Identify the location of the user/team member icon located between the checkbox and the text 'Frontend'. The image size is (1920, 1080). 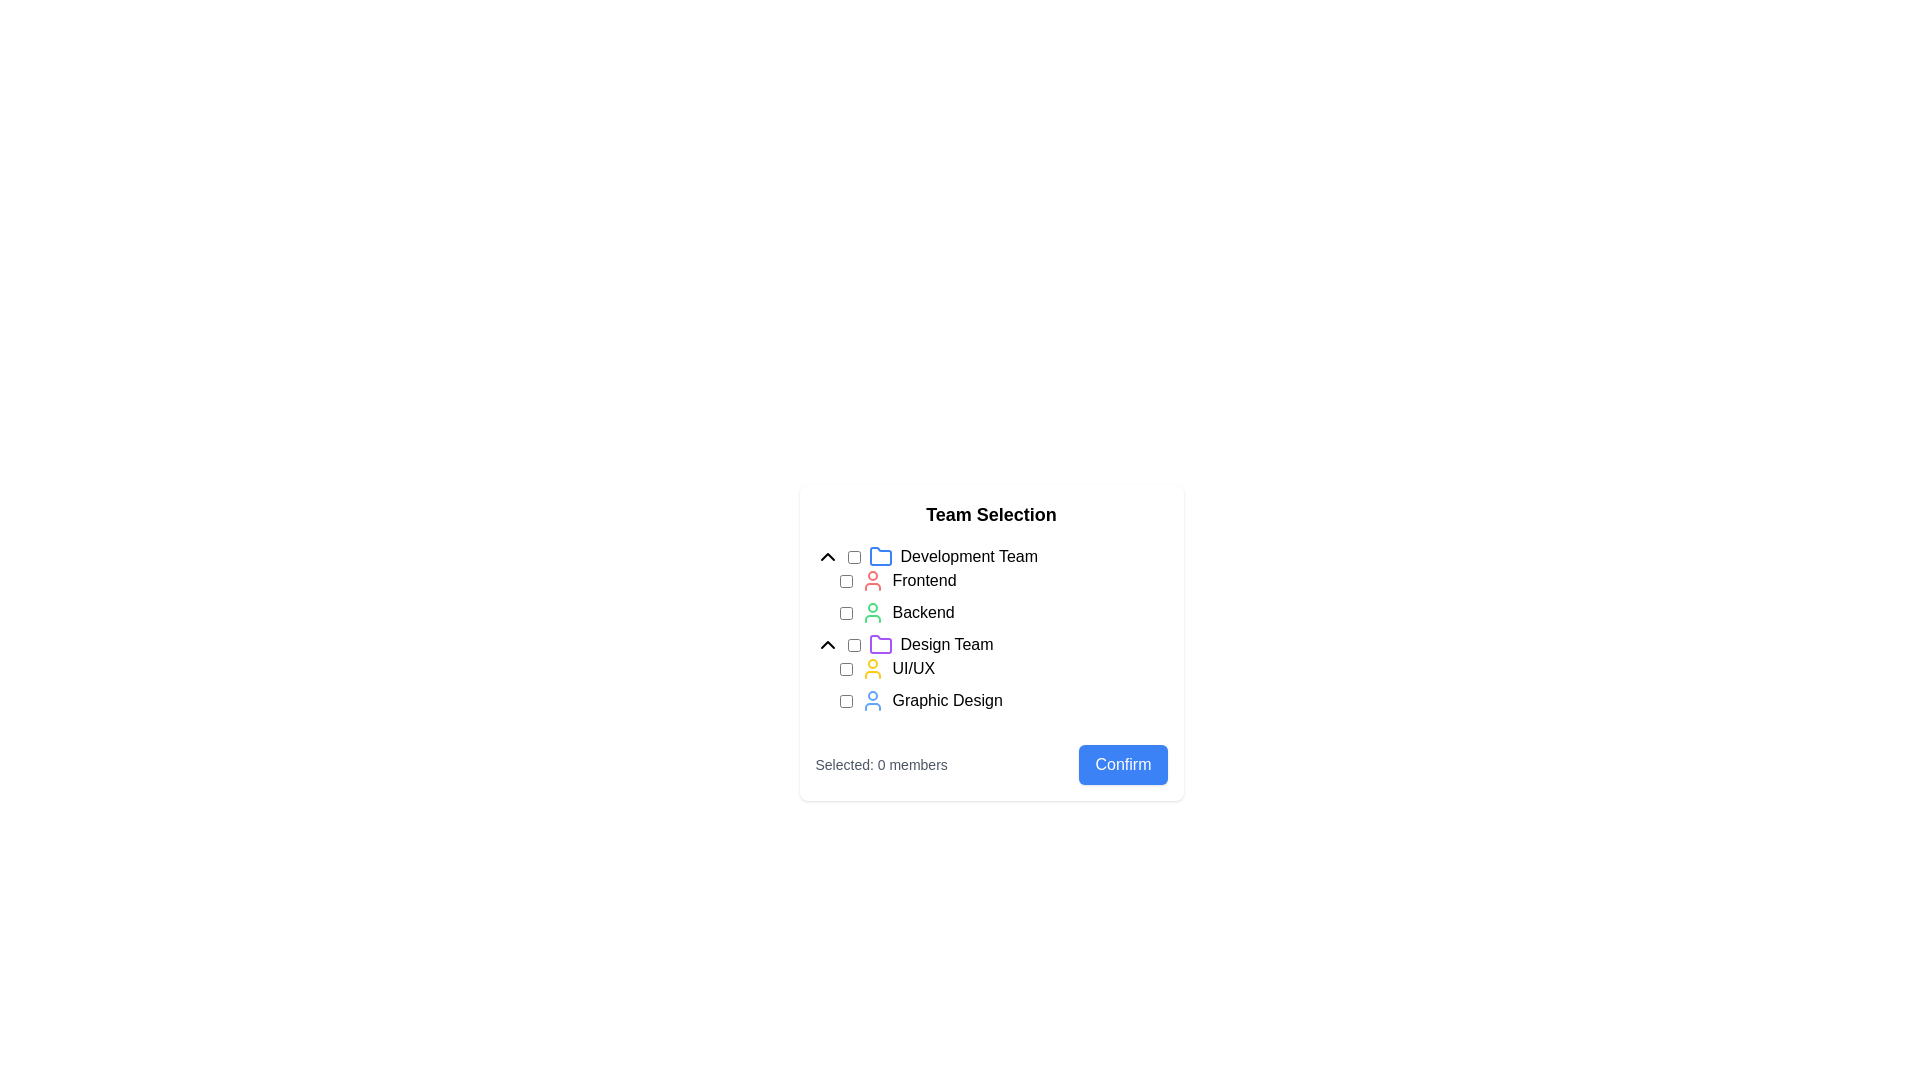
(872, 581).